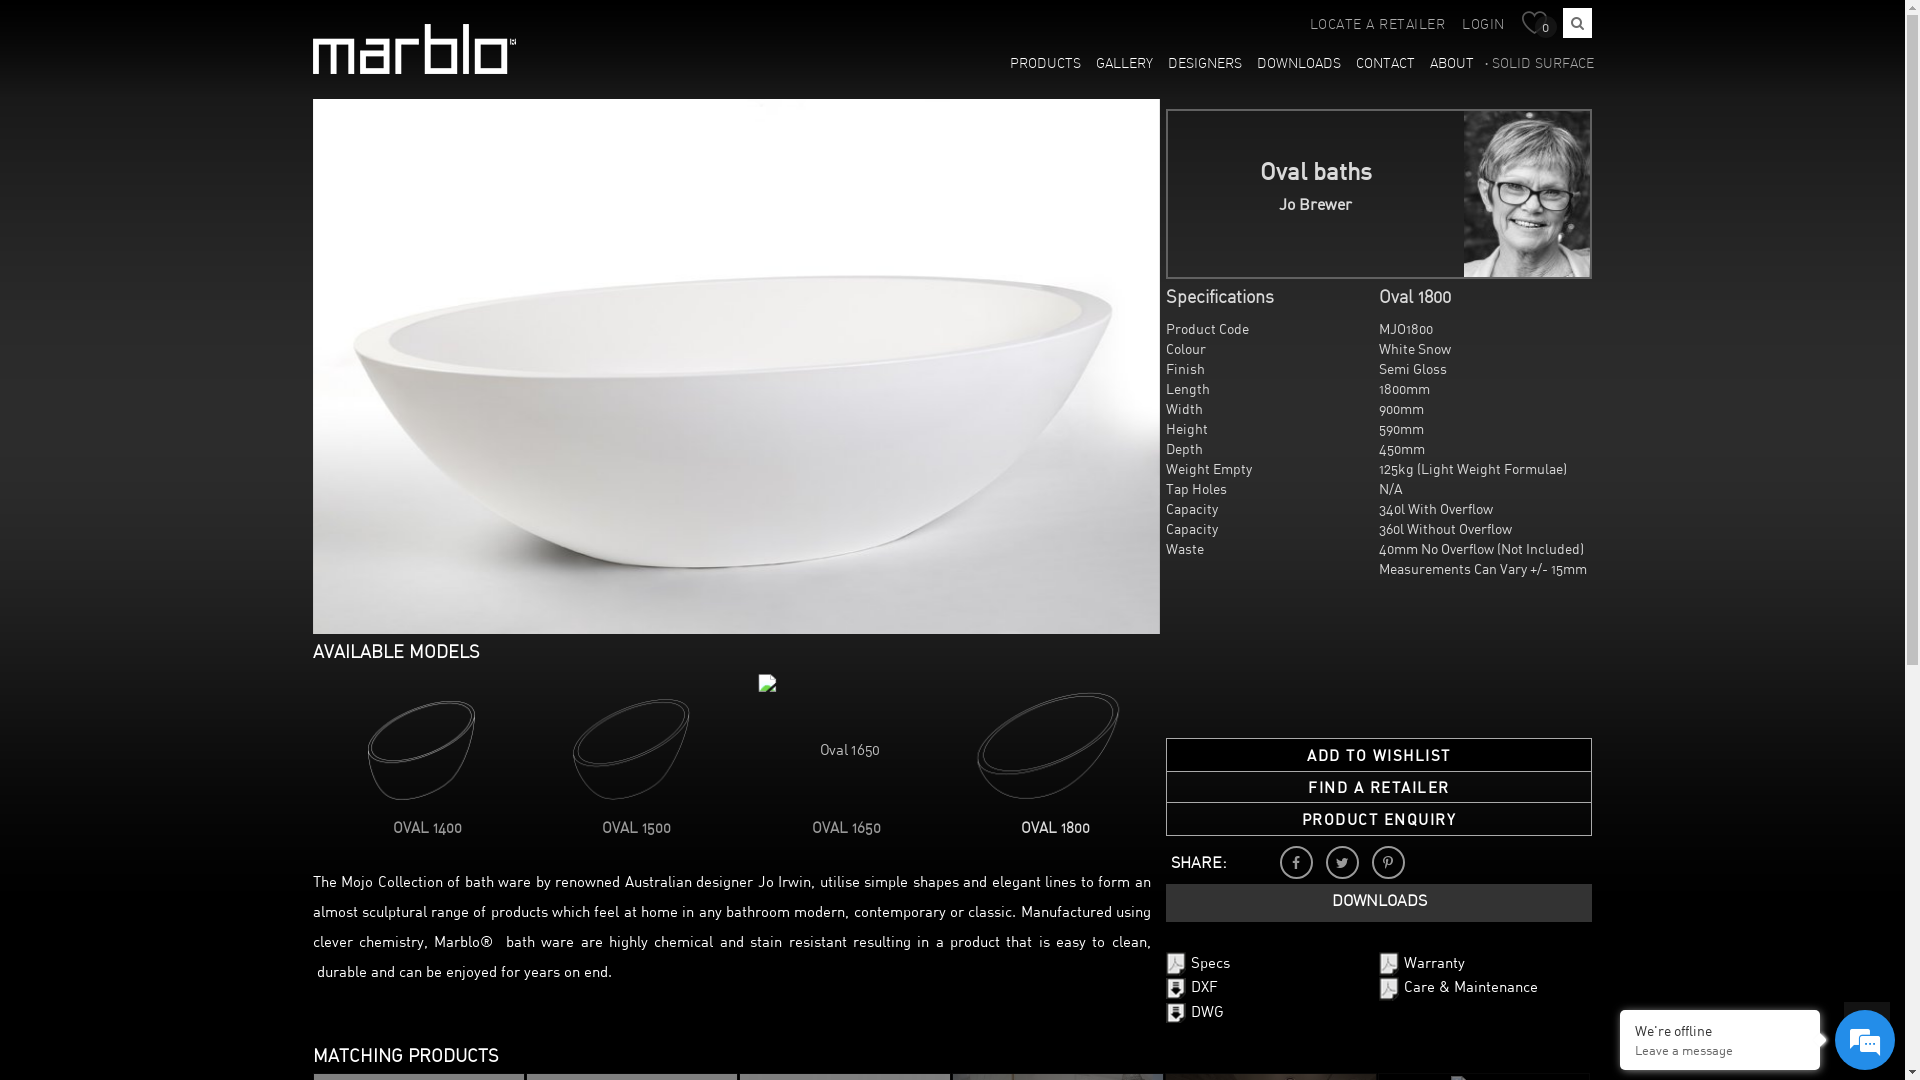  What do you see at coordinates (1539, 64) in the screenshot?
I see `'SOLID SURFACE'` at bounding box center [1539, 64].